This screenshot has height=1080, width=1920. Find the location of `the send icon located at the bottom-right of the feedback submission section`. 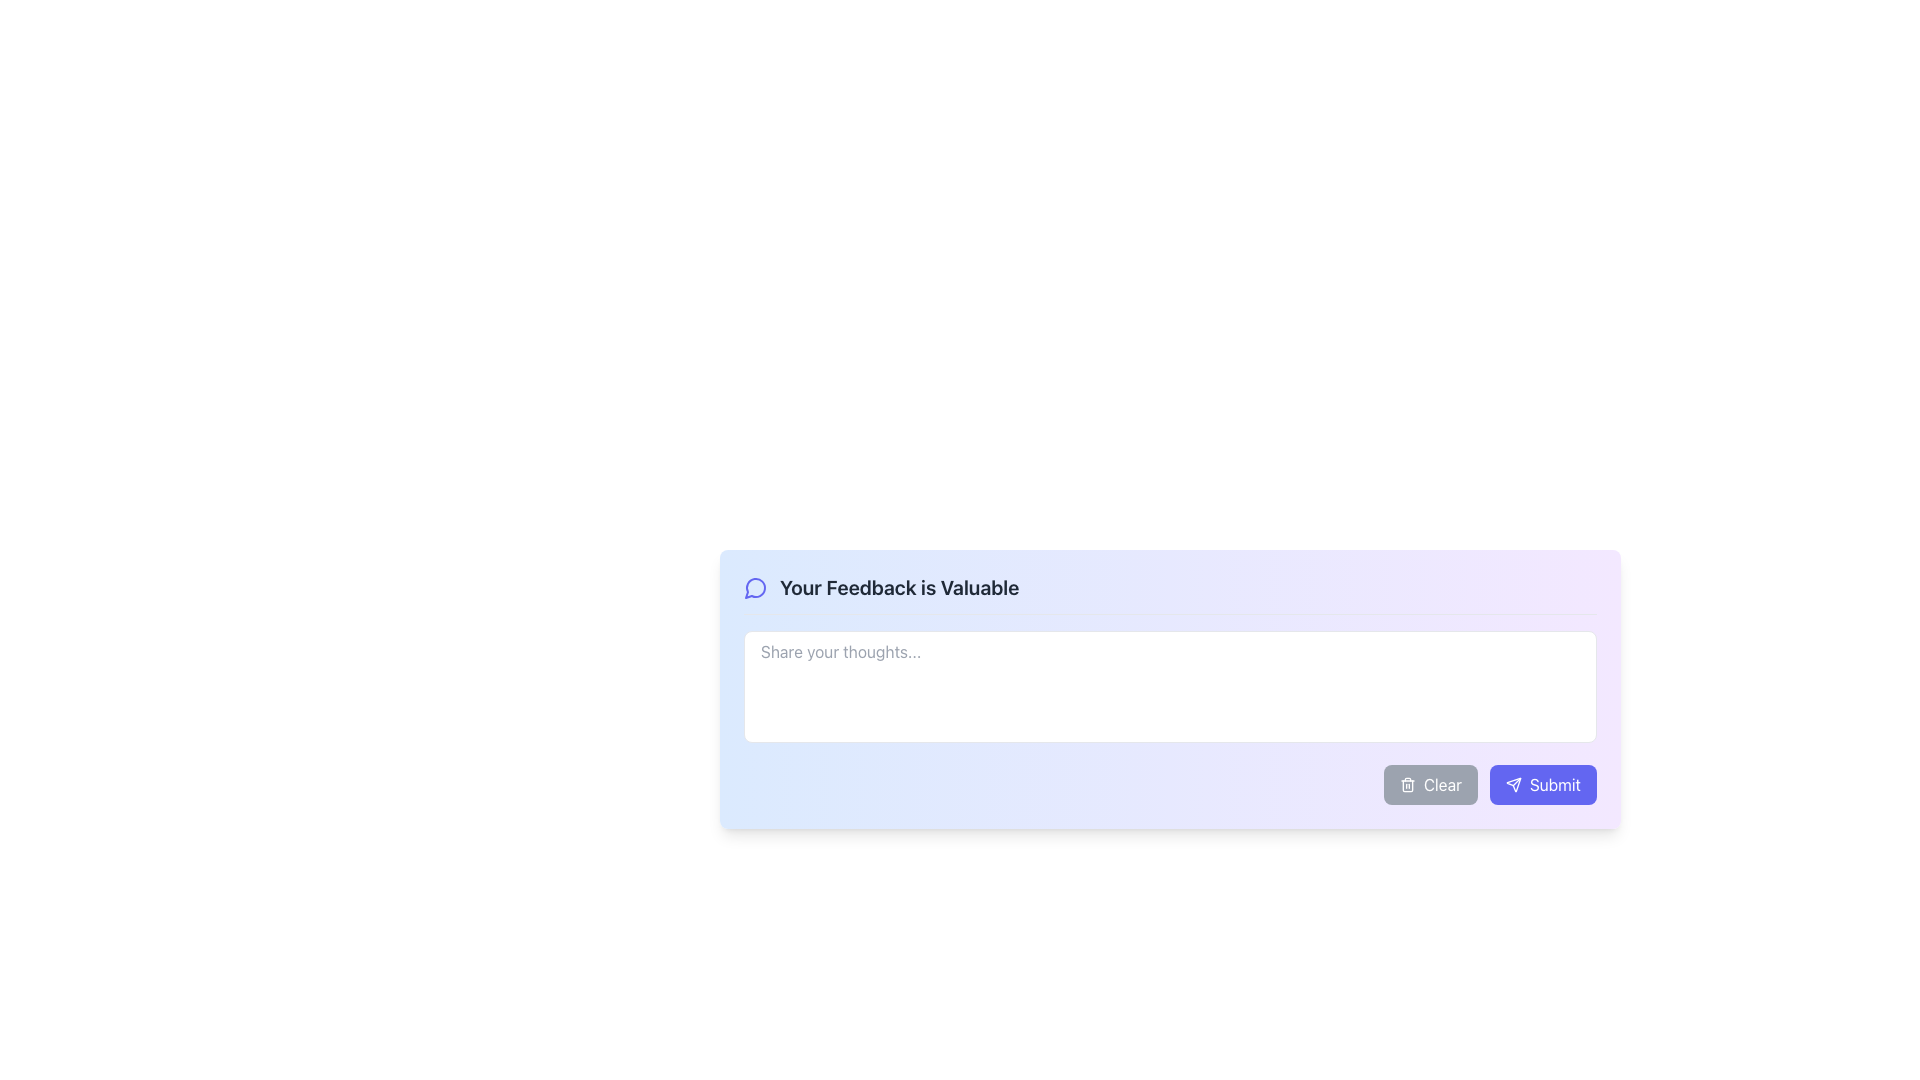

the send icon located at the bottom-right of the feedback submission section is located at coordinates (1513, 784).